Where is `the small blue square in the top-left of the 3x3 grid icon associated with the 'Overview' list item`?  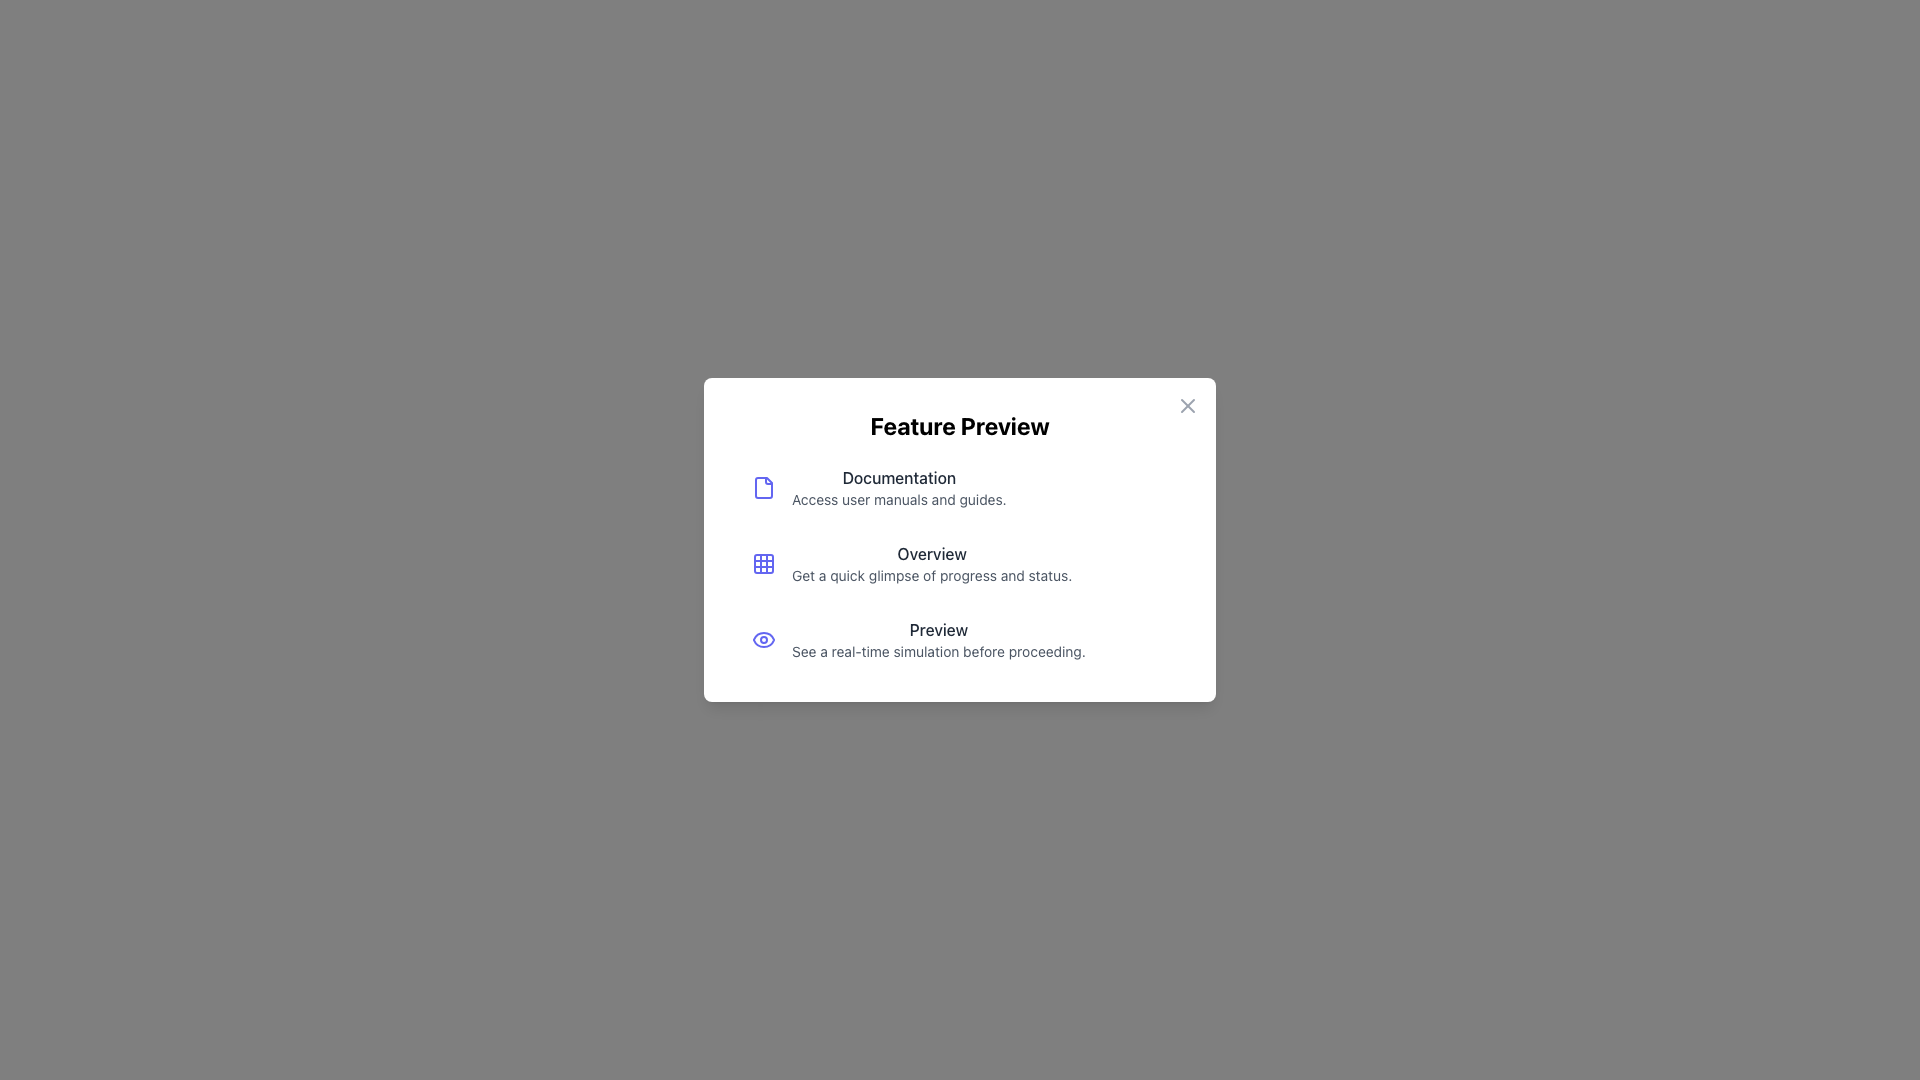
the small blue square in the top-left of the 3x3 grid icon associated with the 'Overview' list item is located at coordinates (762, 563).